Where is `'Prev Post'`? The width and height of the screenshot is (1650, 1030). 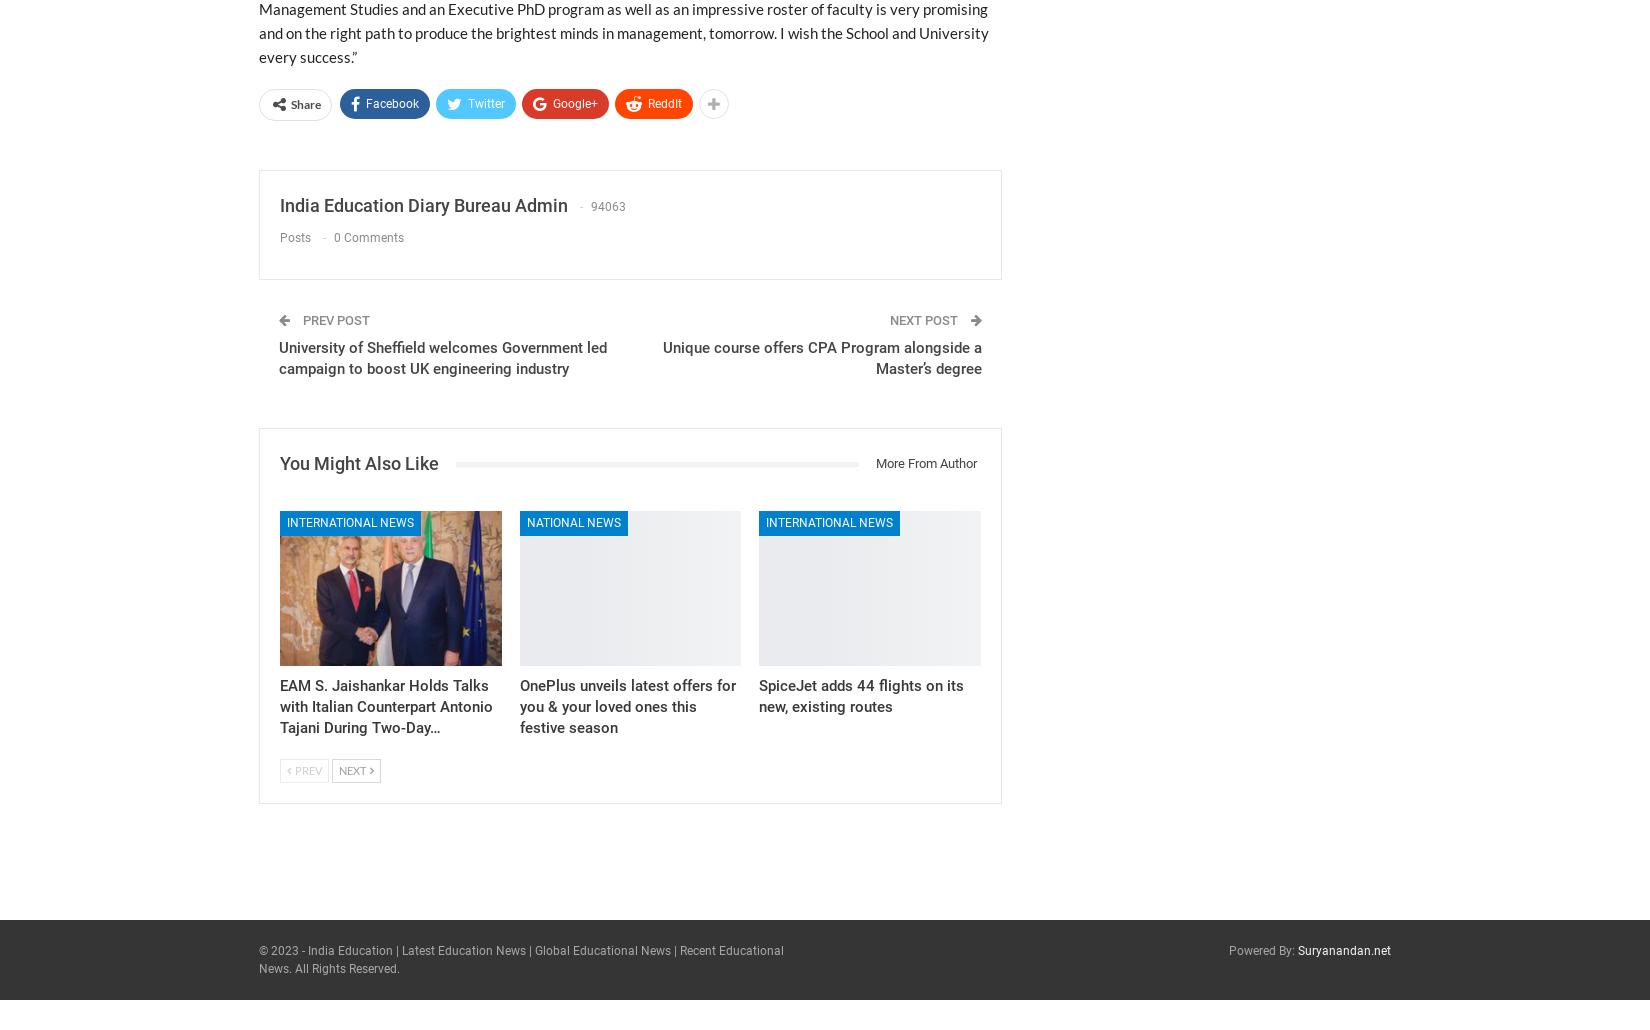 'Prev Post' is located at coordinates (334, 319).